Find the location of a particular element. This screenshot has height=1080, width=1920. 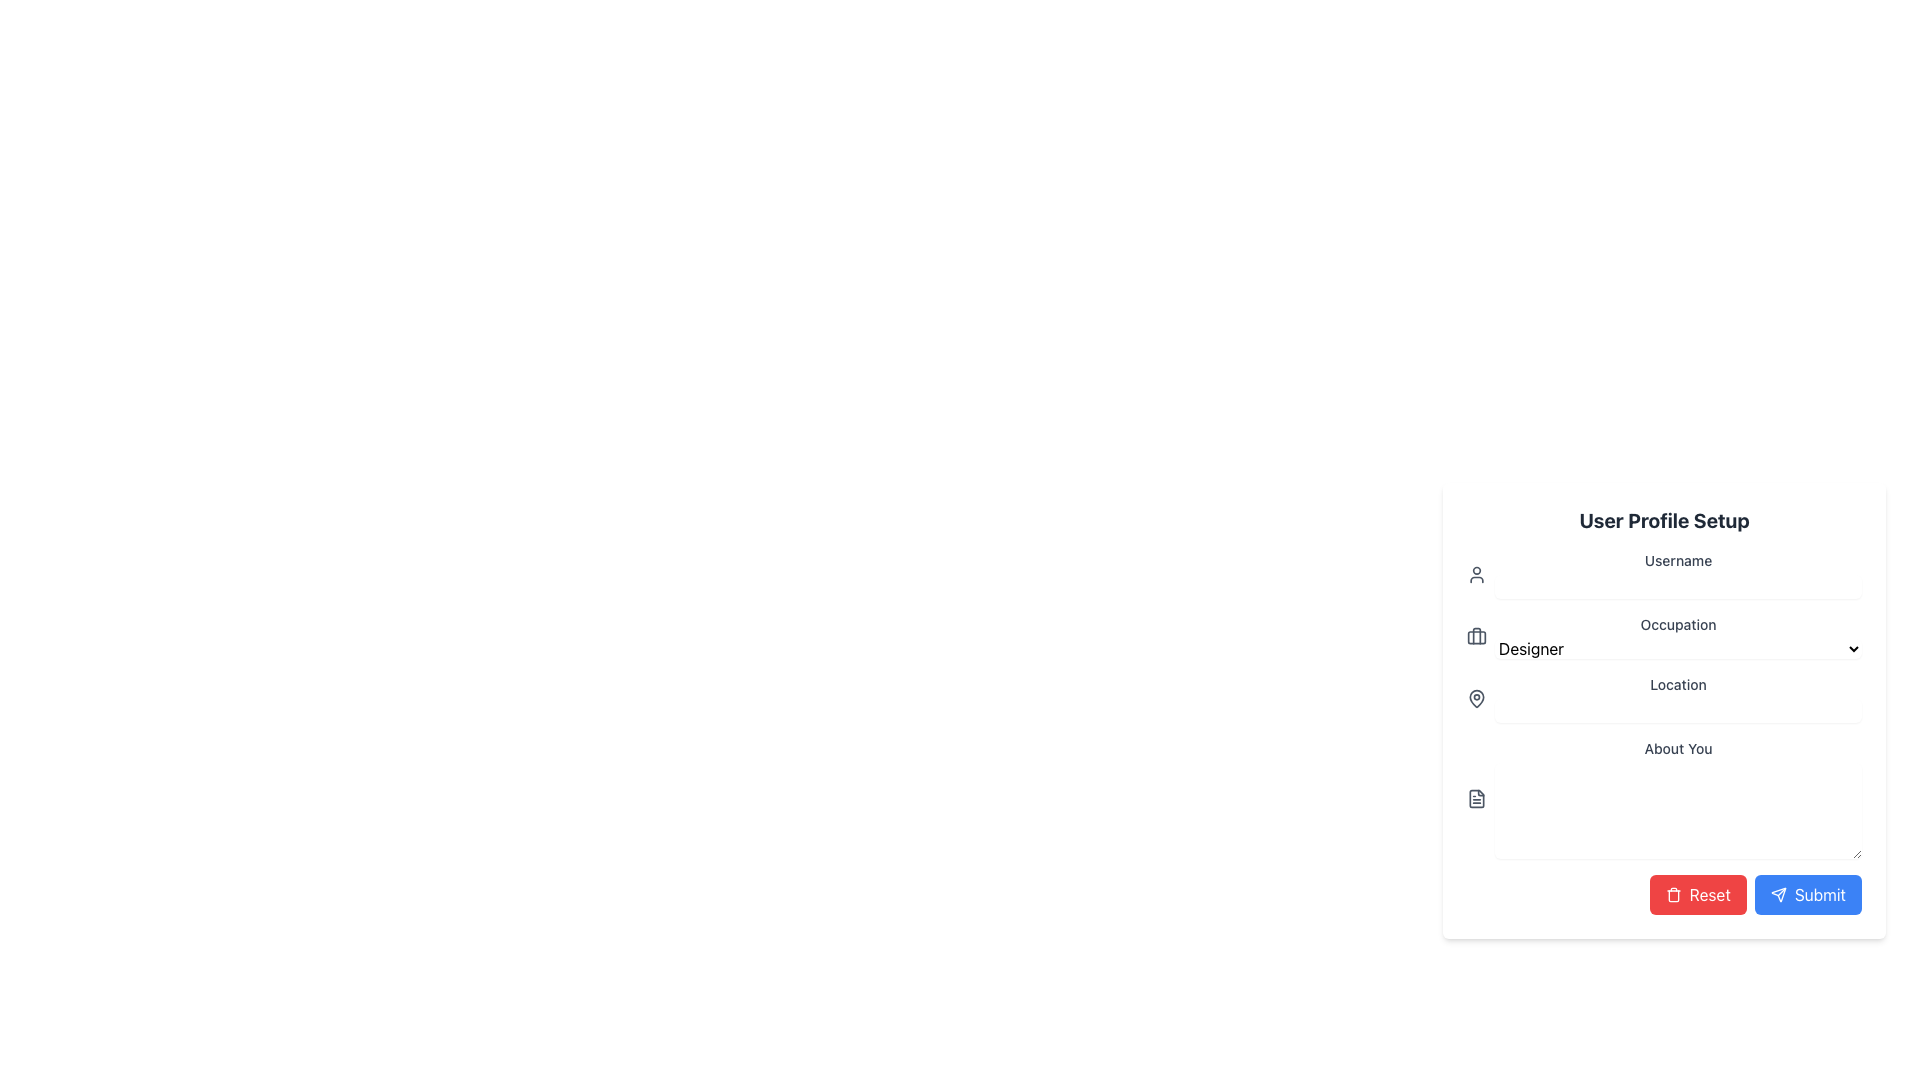

the second button in the button group at the bottom-right corner of the form for keyboard interaction is located at coordinates (1808, 893).